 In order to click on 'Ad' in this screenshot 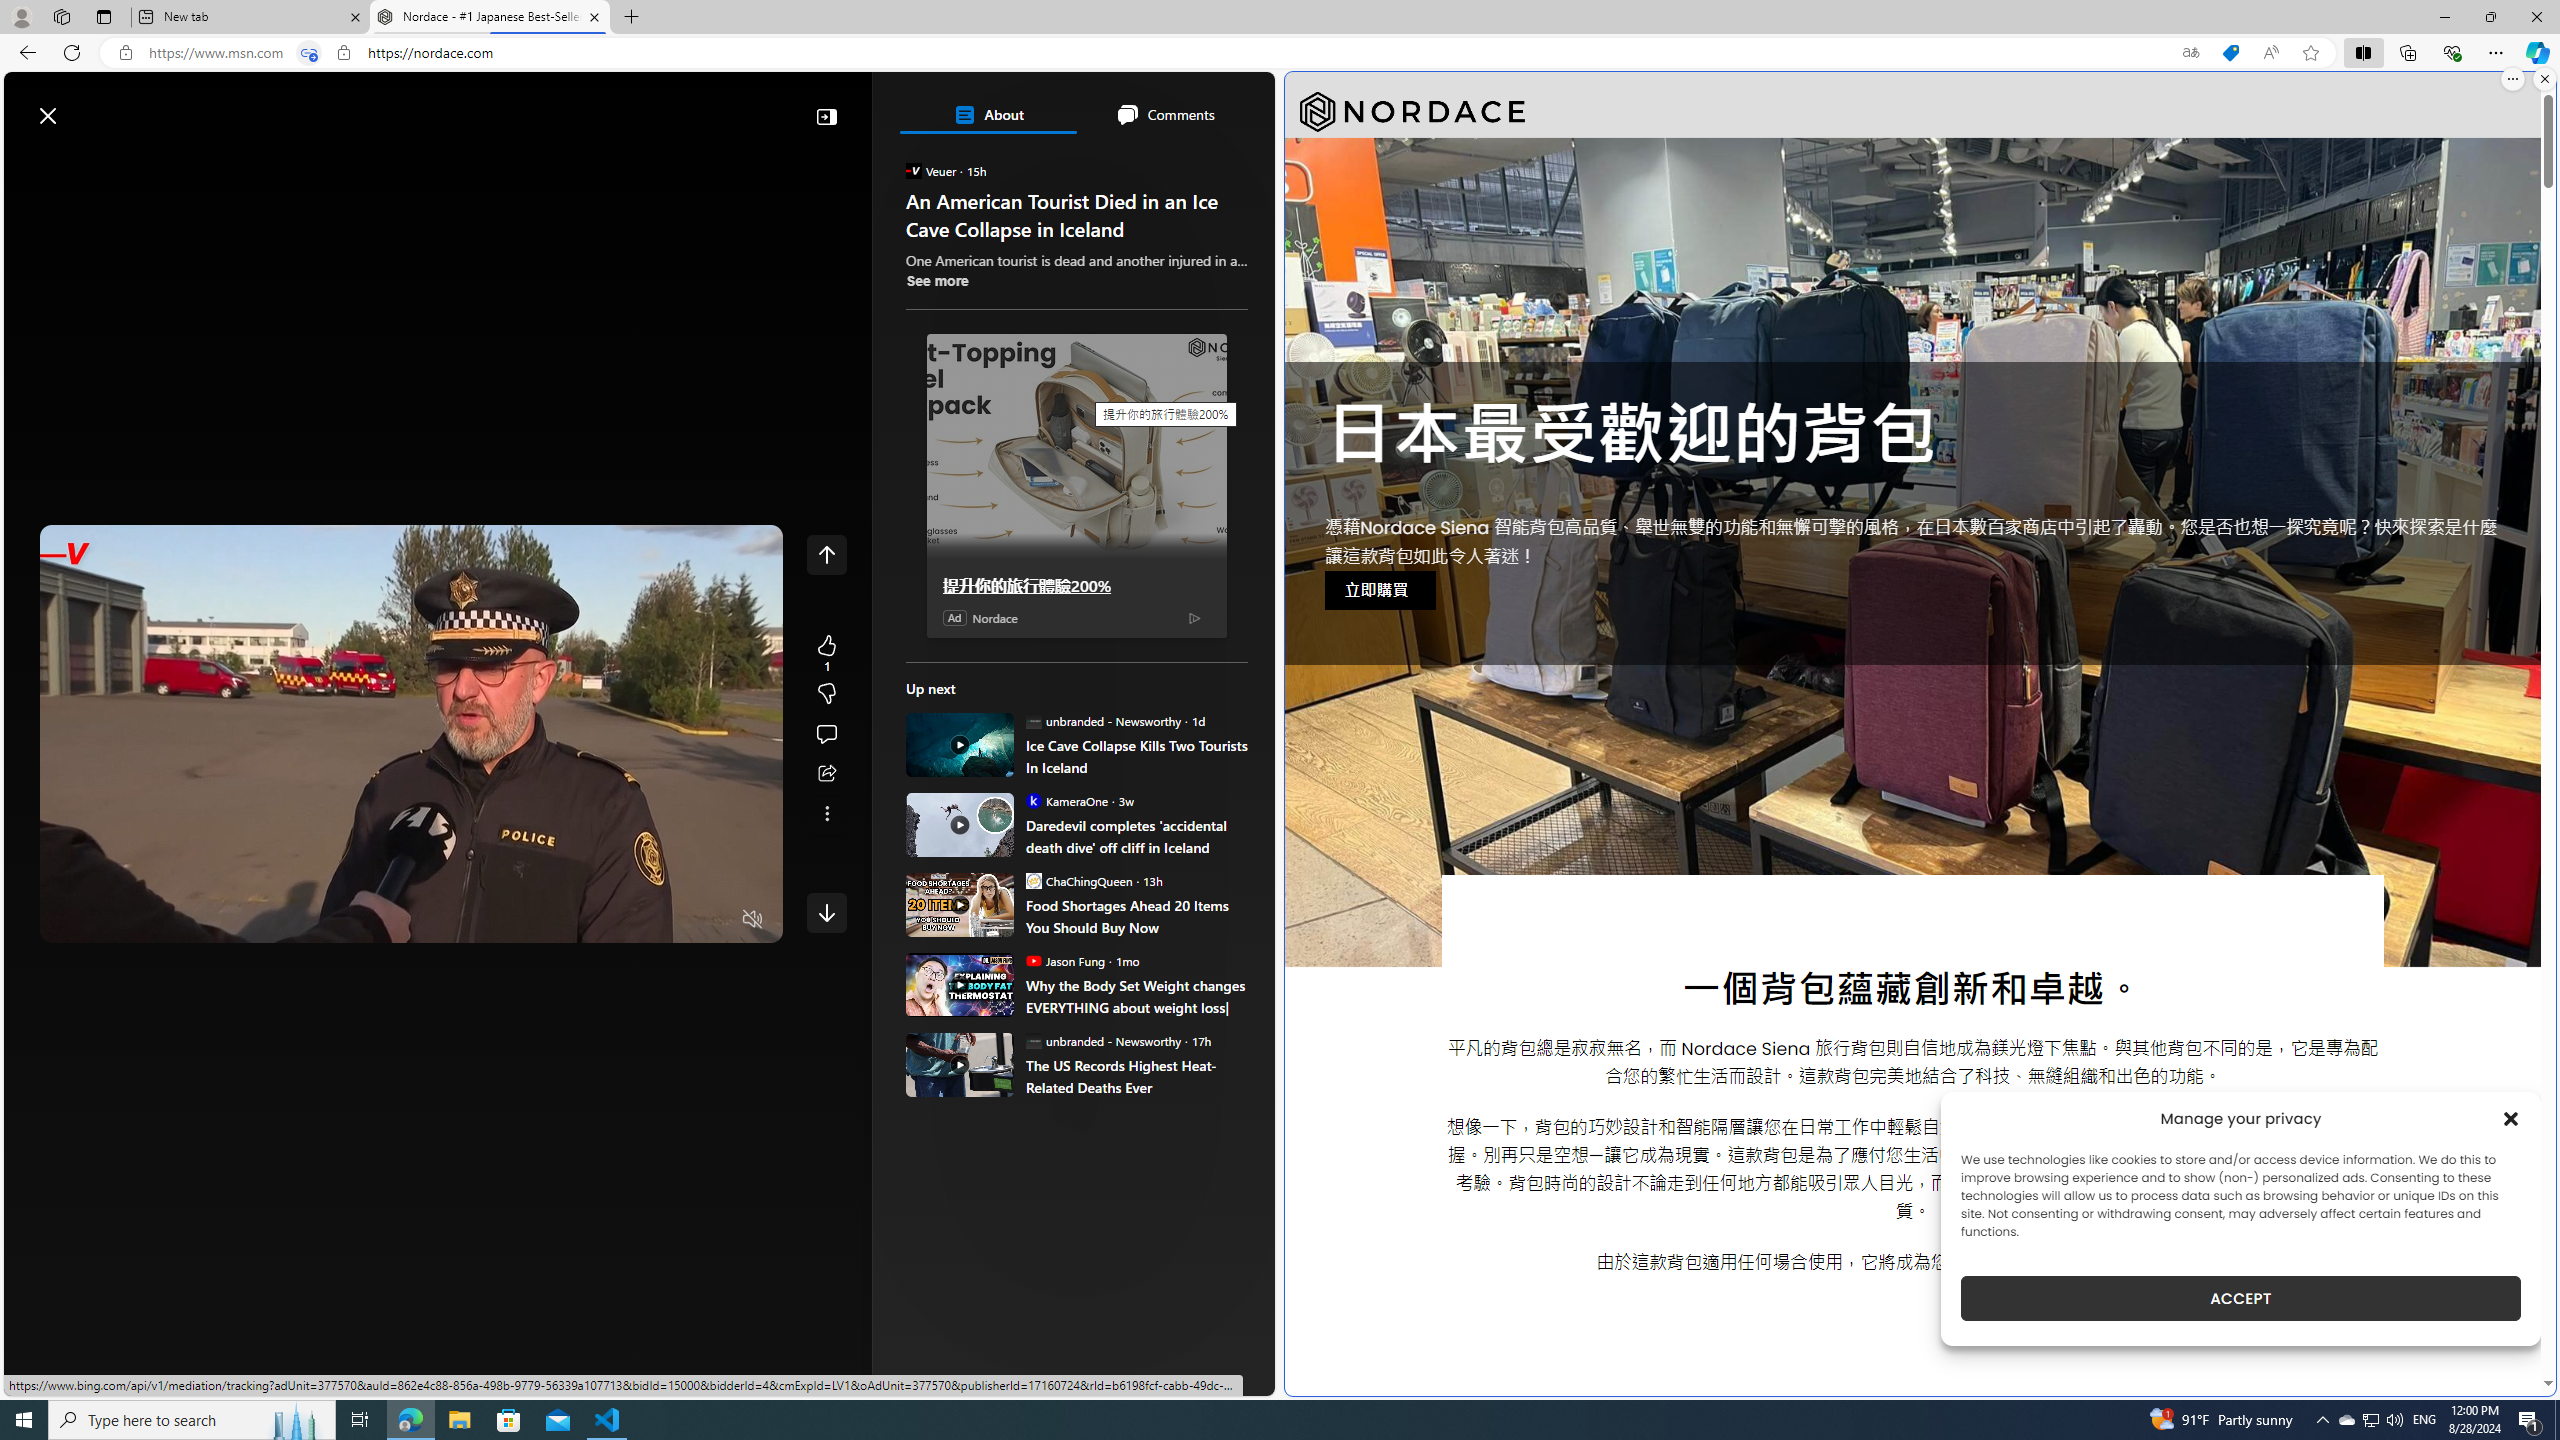, I will do `click(953, 616)`.